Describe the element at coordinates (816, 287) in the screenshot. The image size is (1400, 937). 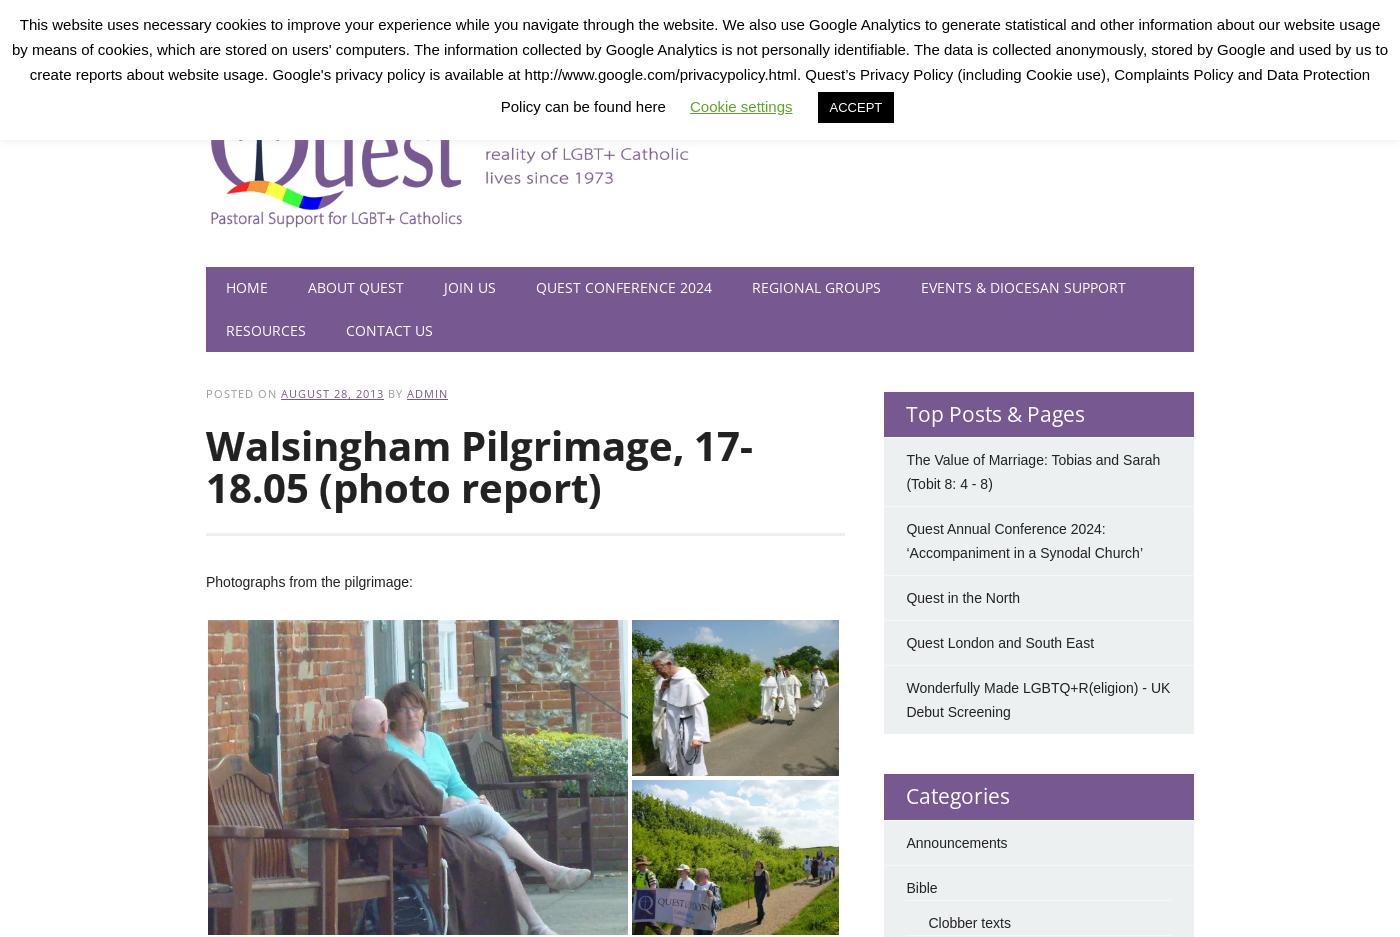
I see `'Regional Groups'` at that location.